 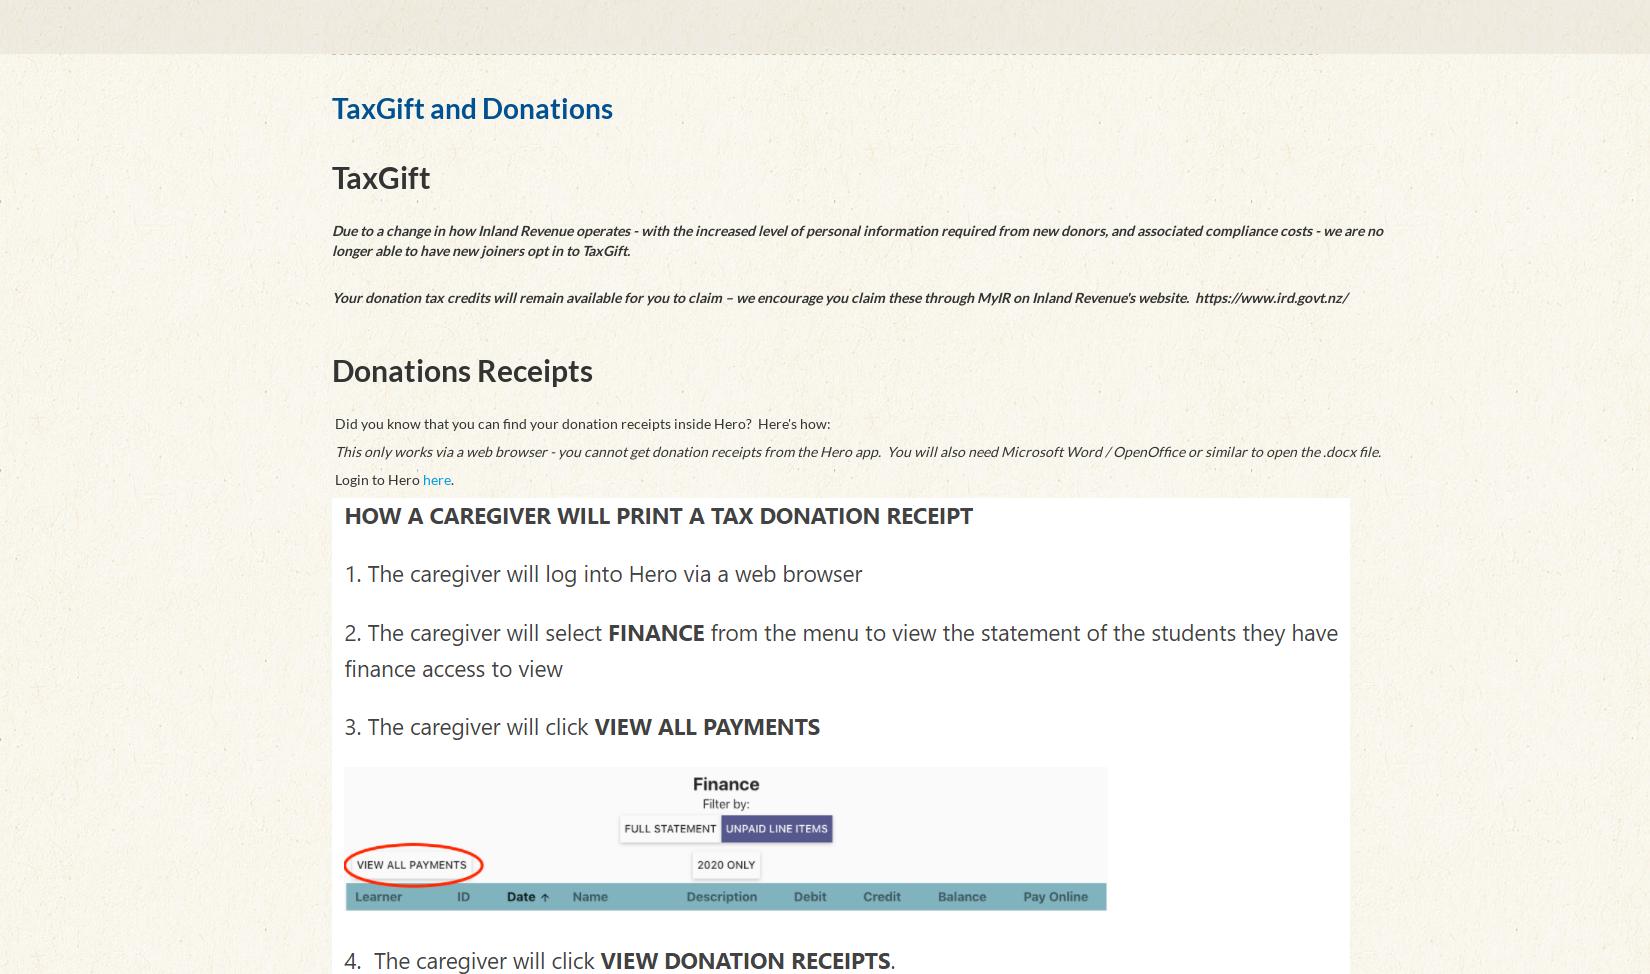 What do you see at coordinates (331, 295) in the screenshot?
I see `'Your donation tax credits will remain available for you to claim – we encourage you claim these through MyIR on Inland Revenue's website.  https://www.ird.govt.nz/'` at bounding box center [331, 295].